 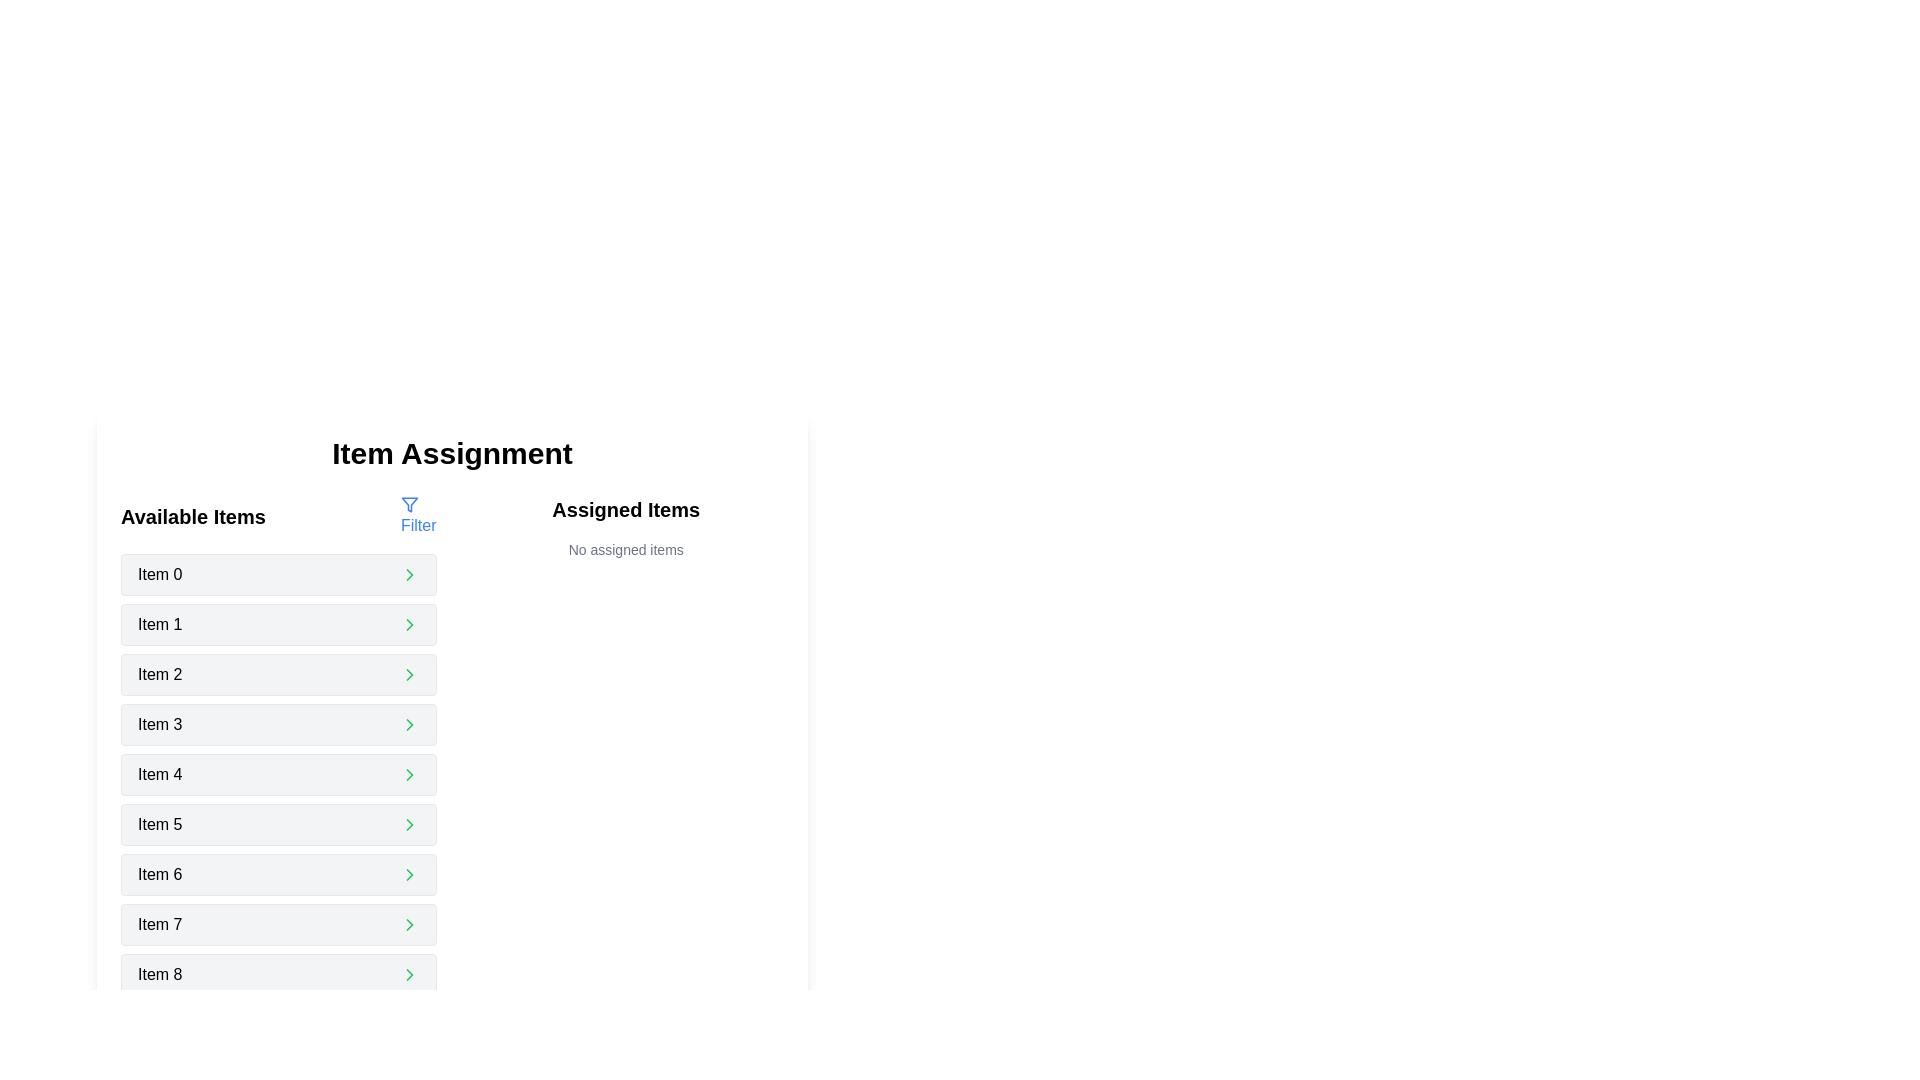 I want to click on the eighth item in the 'Available Items' list, so click(x=277, y=925).